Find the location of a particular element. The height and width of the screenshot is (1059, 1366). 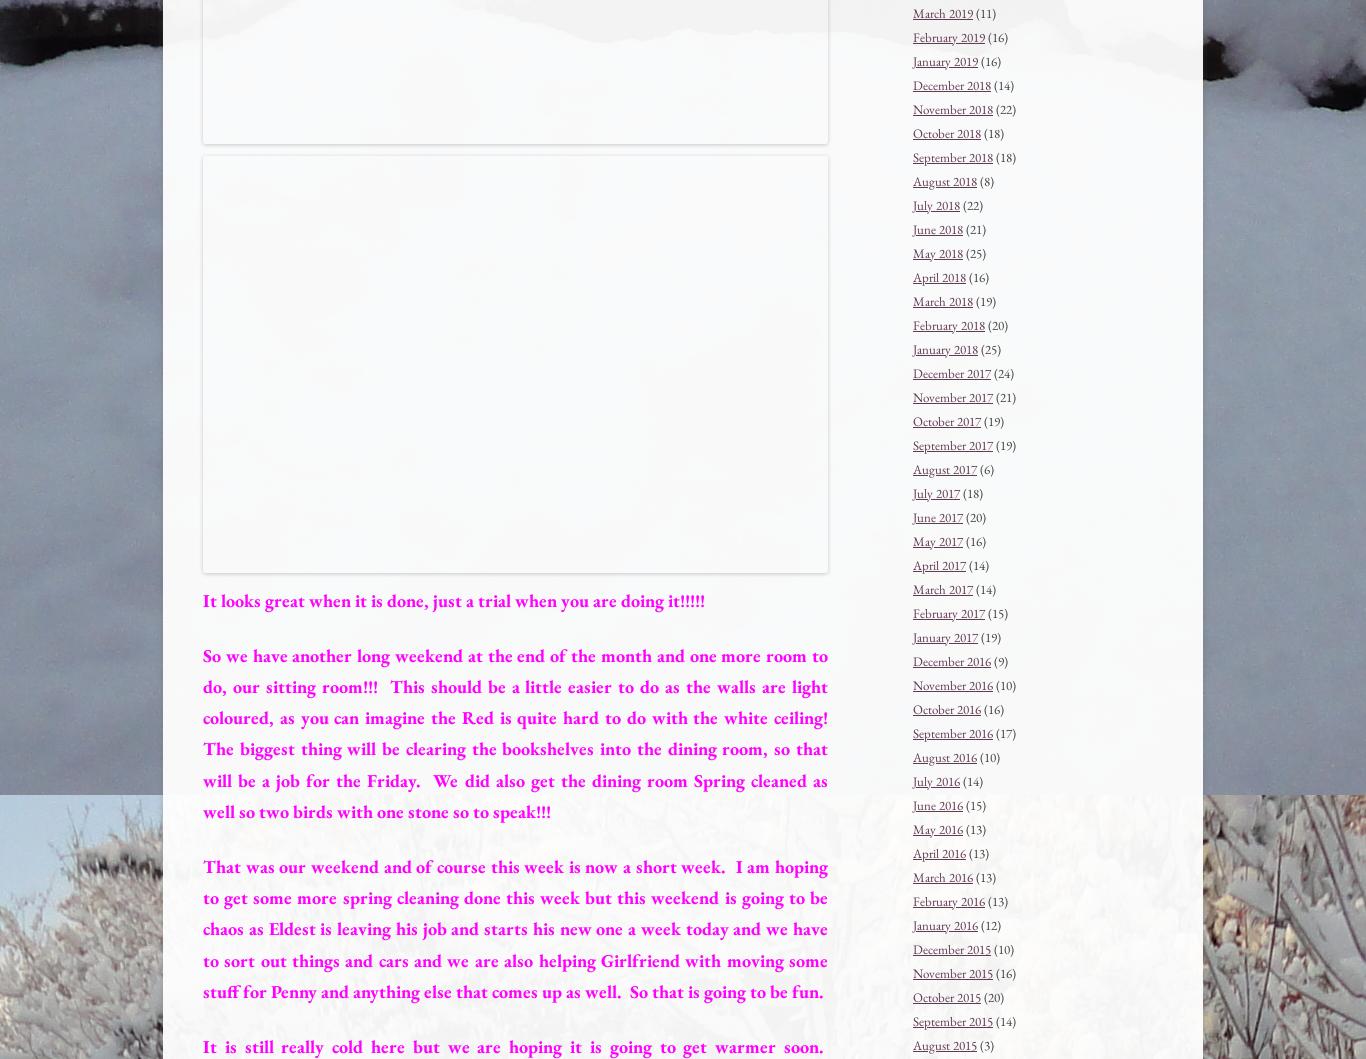

'August 2018' is located at coordinates (913, 179).